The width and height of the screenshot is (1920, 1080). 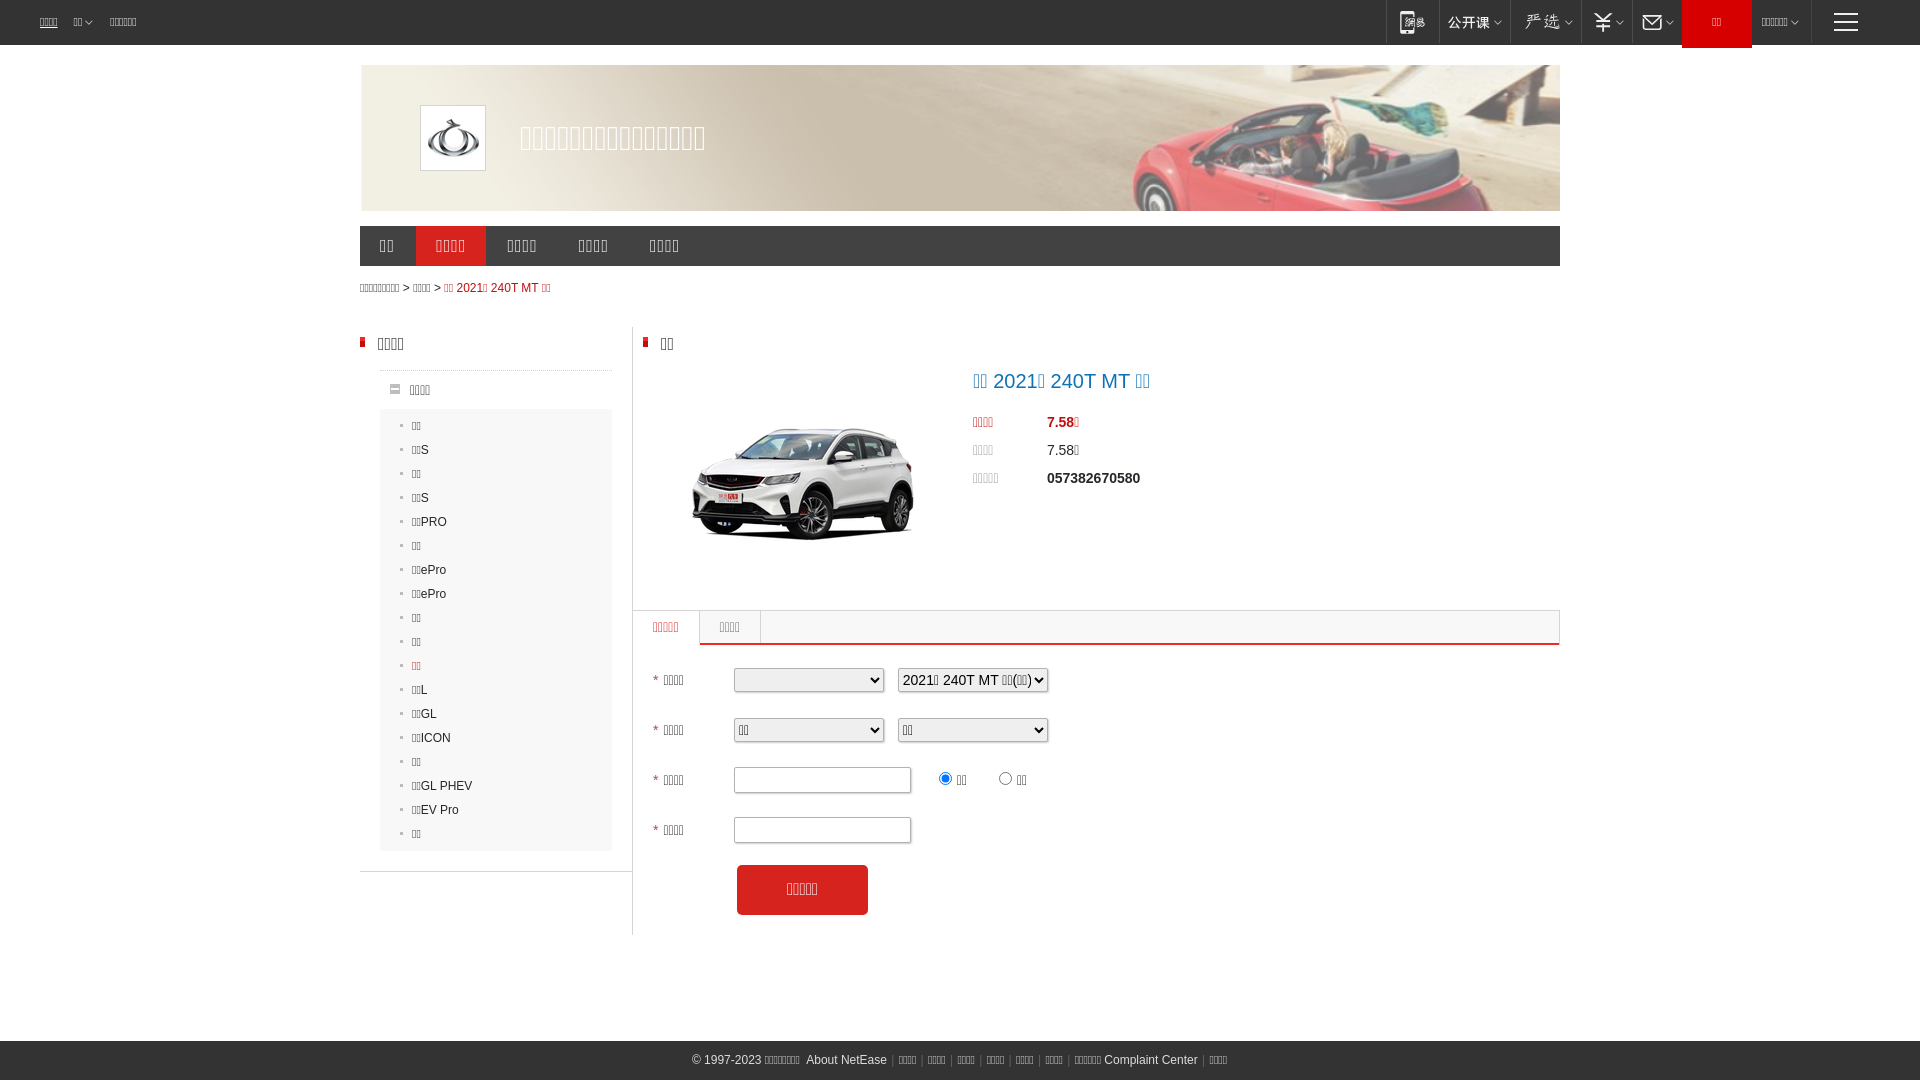 What do you see at coordinates (846, 1059) in the screenshot?
I see `'About NetEase'` at bounding box center [846, 1059].